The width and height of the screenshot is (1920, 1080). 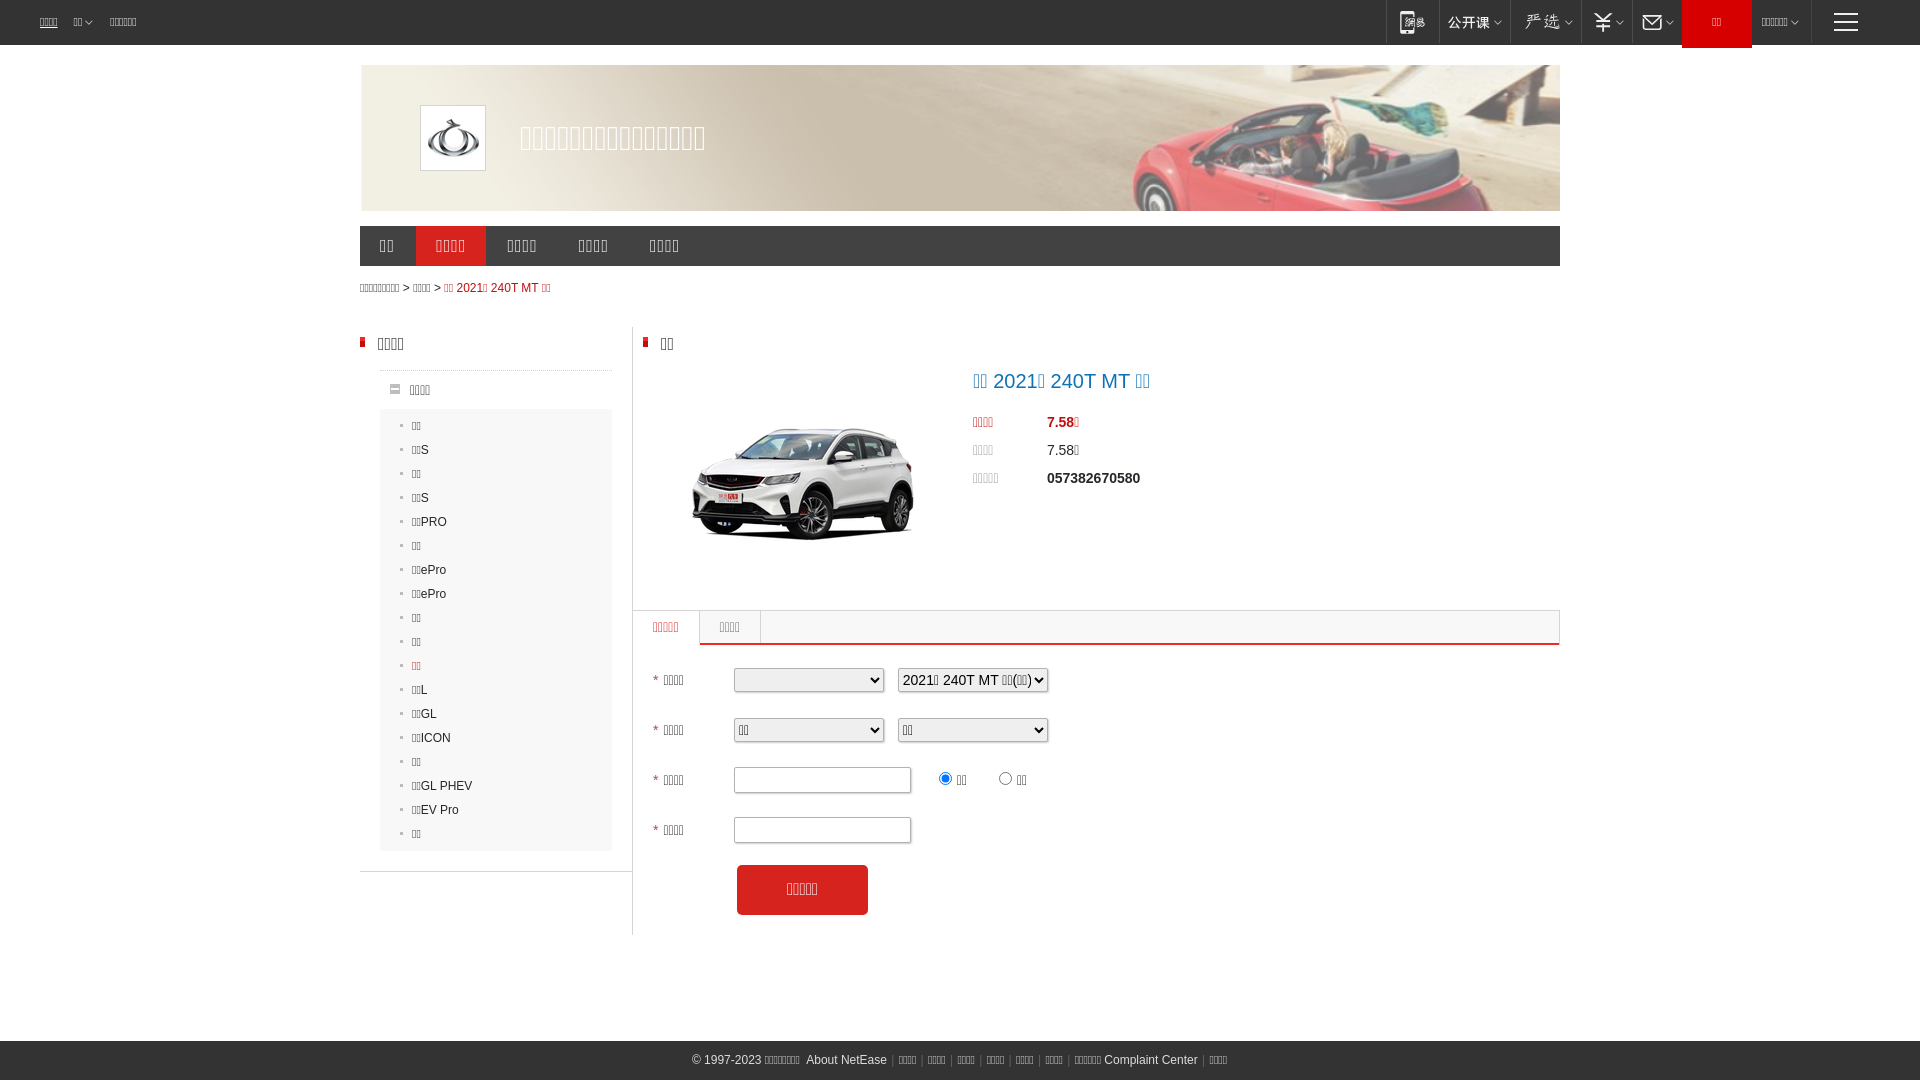 What do you see at coordinates (846, 1059) in the screenshot?
I see `'About NetEase'` at bounding box center [846, 1059].